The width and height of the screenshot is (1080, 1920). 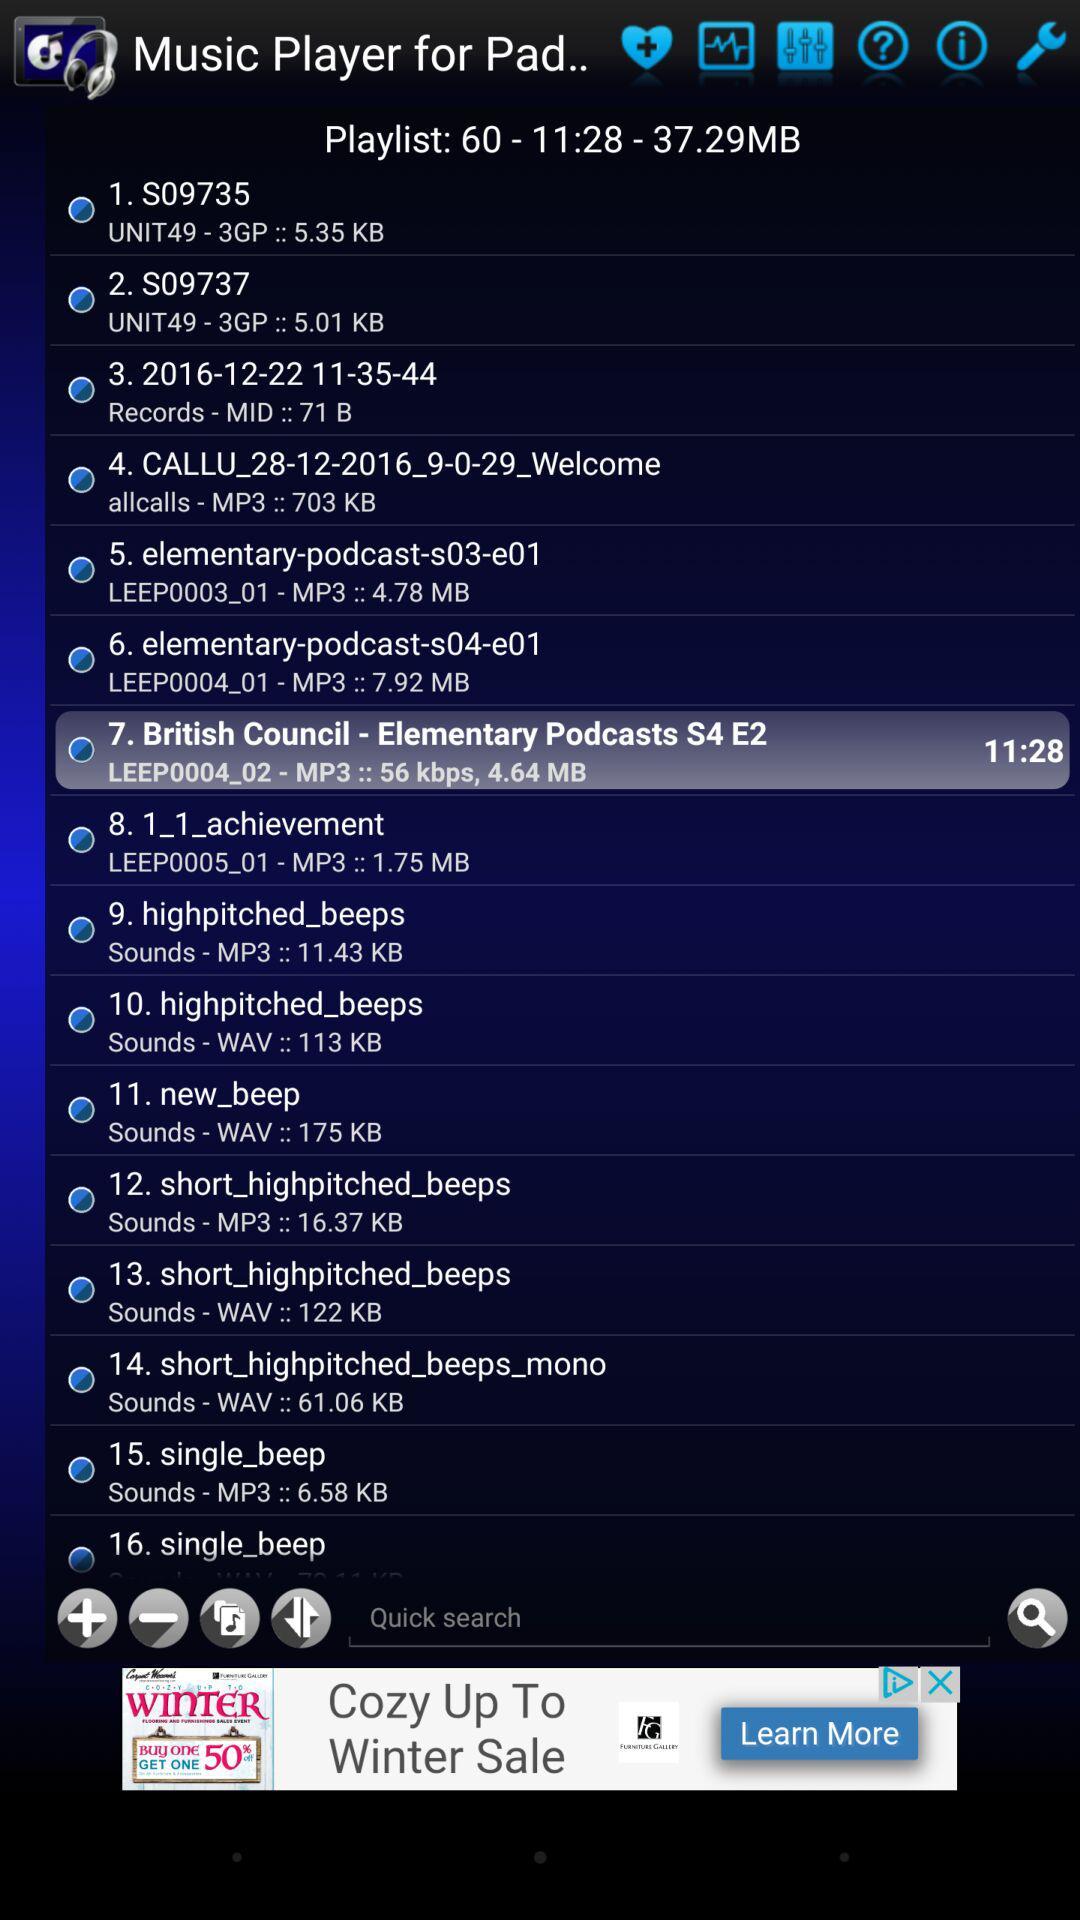 I want to click on banner advertisement, so click(x=540, y=1727).